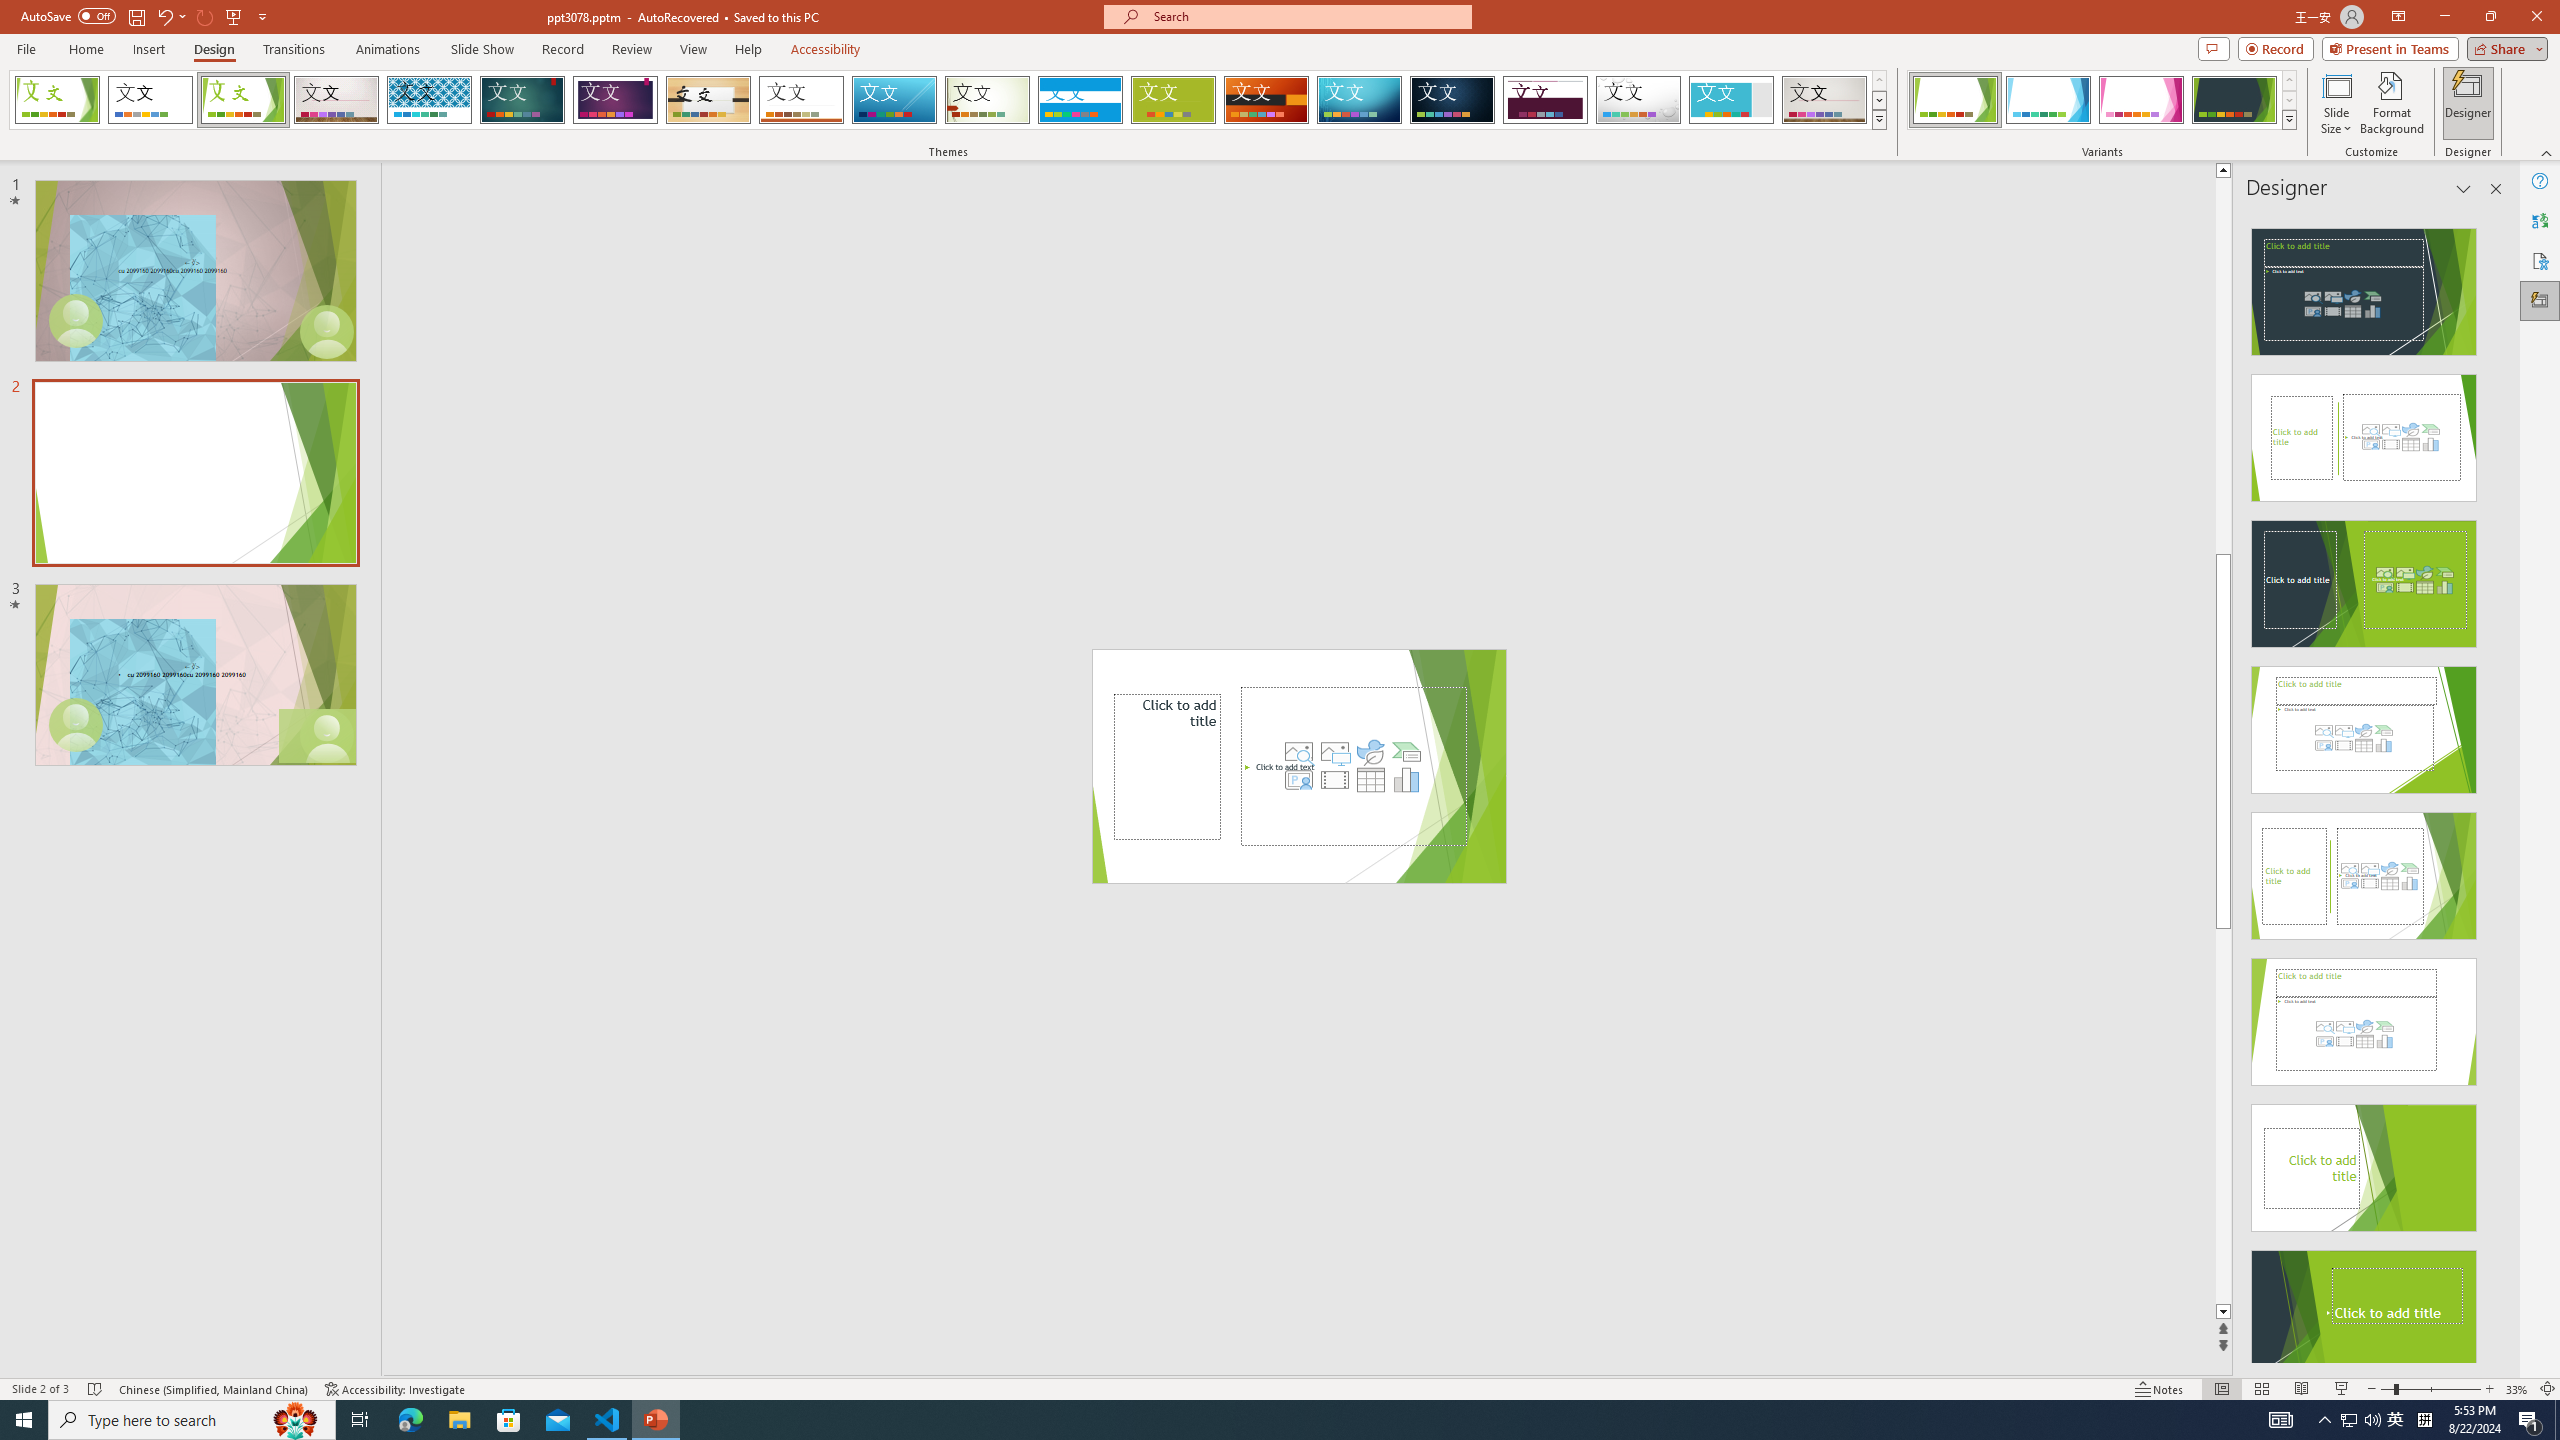 The height and width of the screenshot is (1440, 2560). Describe the element at coordinates (150, 99) in the screenshot. I see `'Office Theme'` at that location.